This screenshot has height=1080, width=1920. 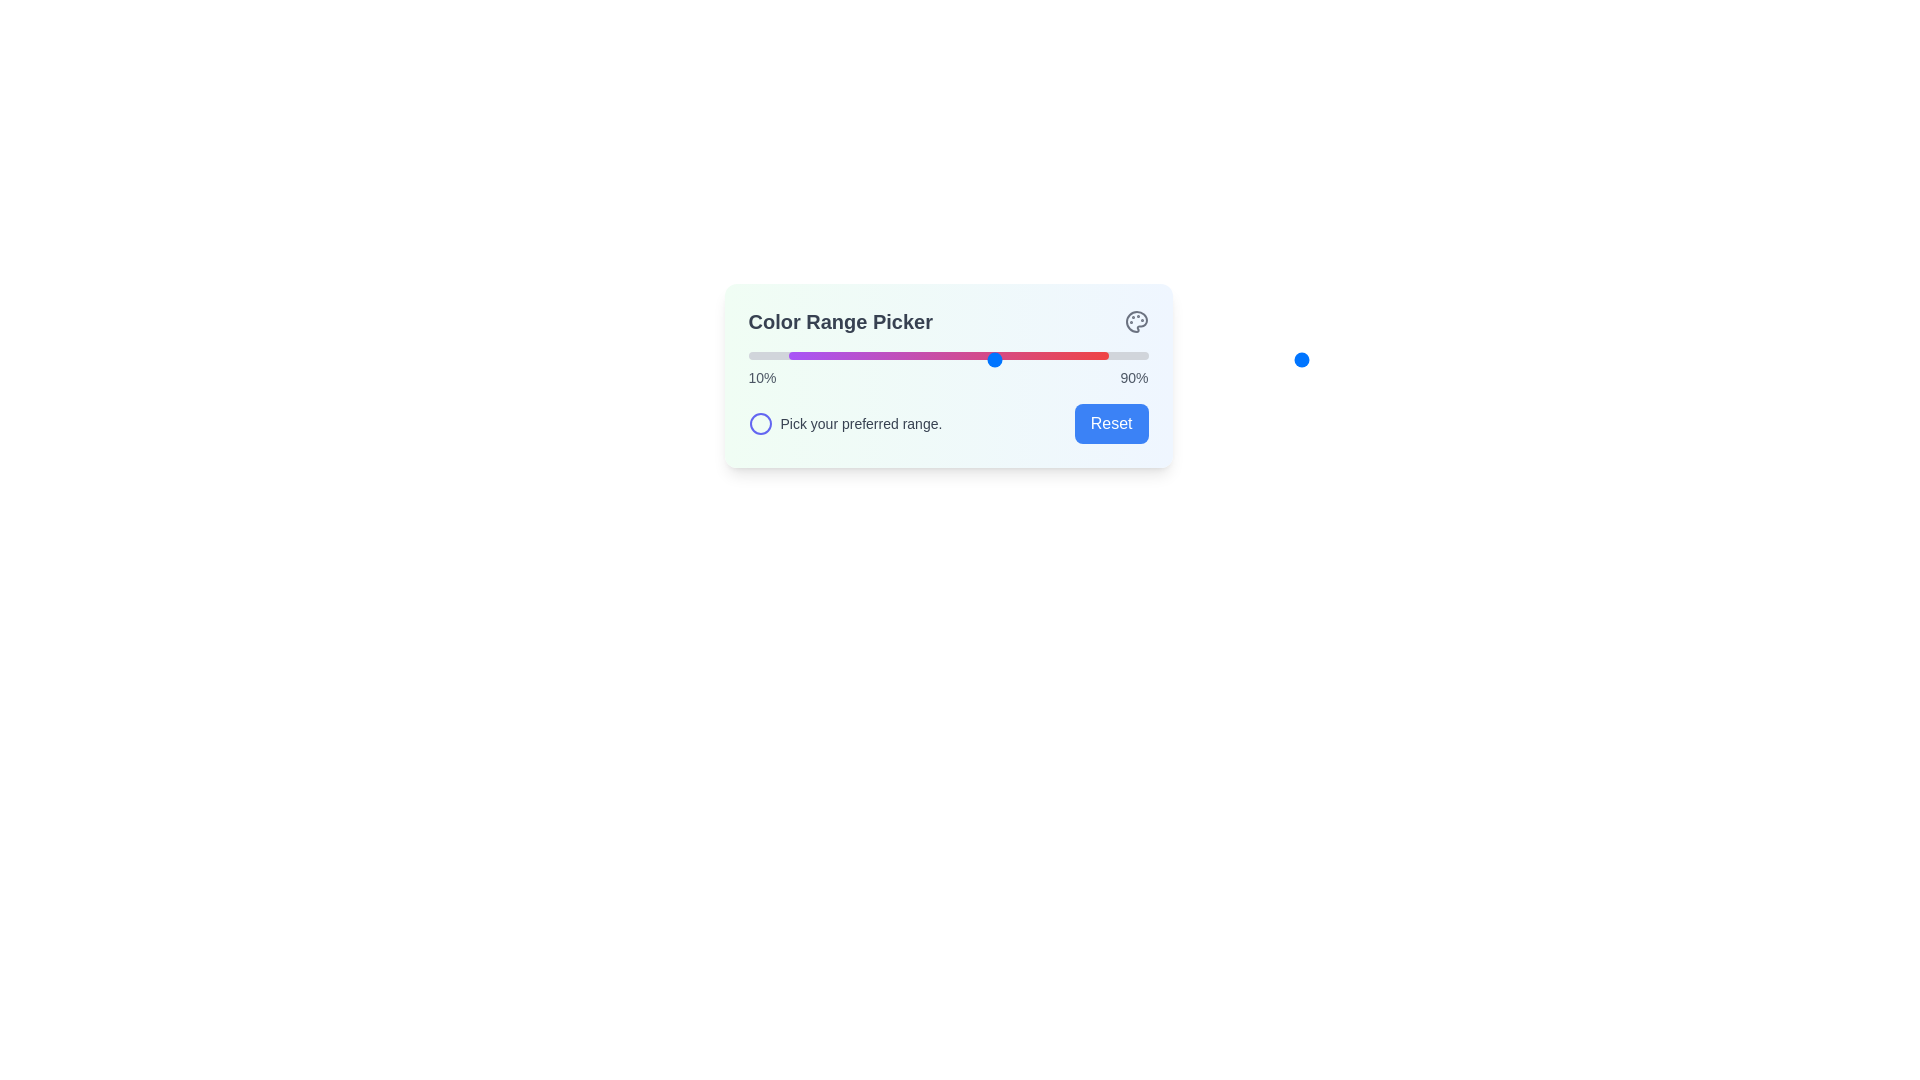 I want to click on the slider value, so click(x=897, y=354).